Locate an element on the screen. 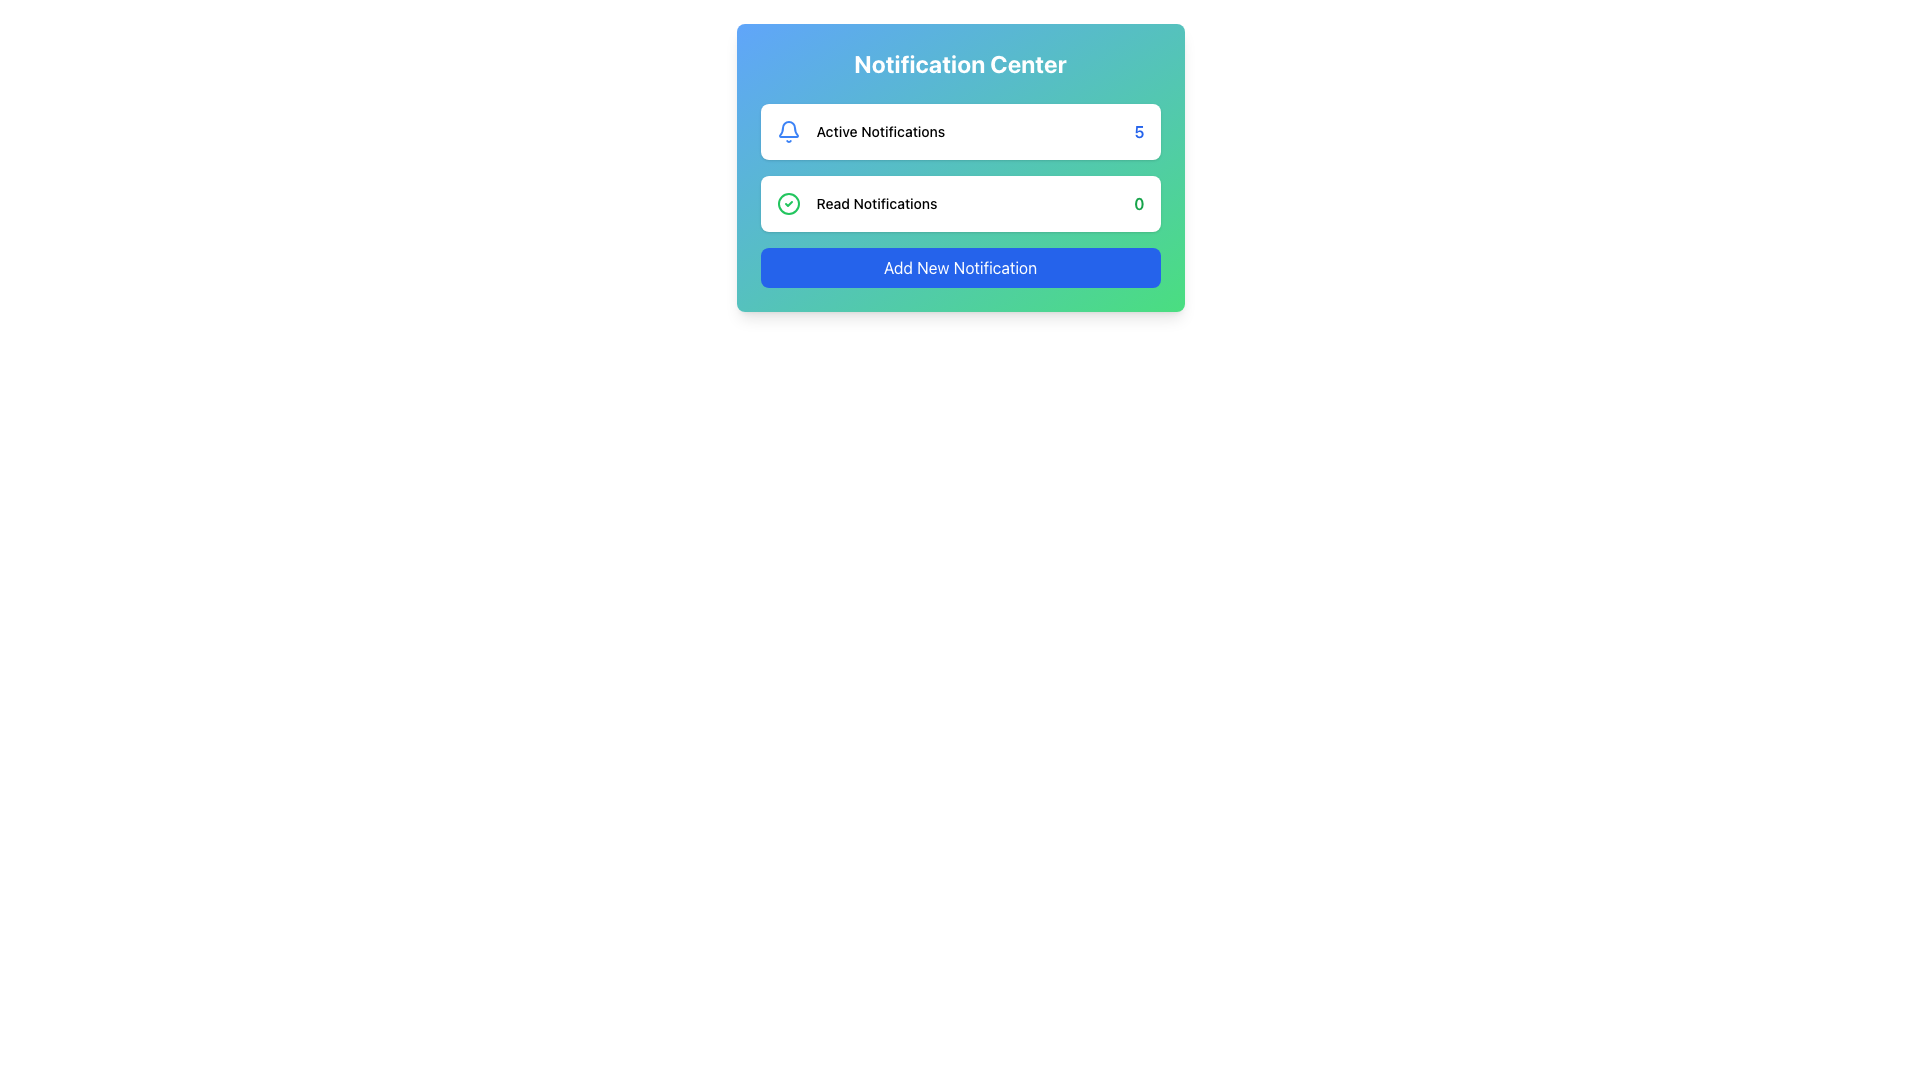 Image resolution: width=1920 pixels, height=1080 pixels. the 'Read Notifications' icon located to the left of the text 'Read Notifications' in the Notification Center, indicating the status of read notifications is located at coordinates (787, 204).